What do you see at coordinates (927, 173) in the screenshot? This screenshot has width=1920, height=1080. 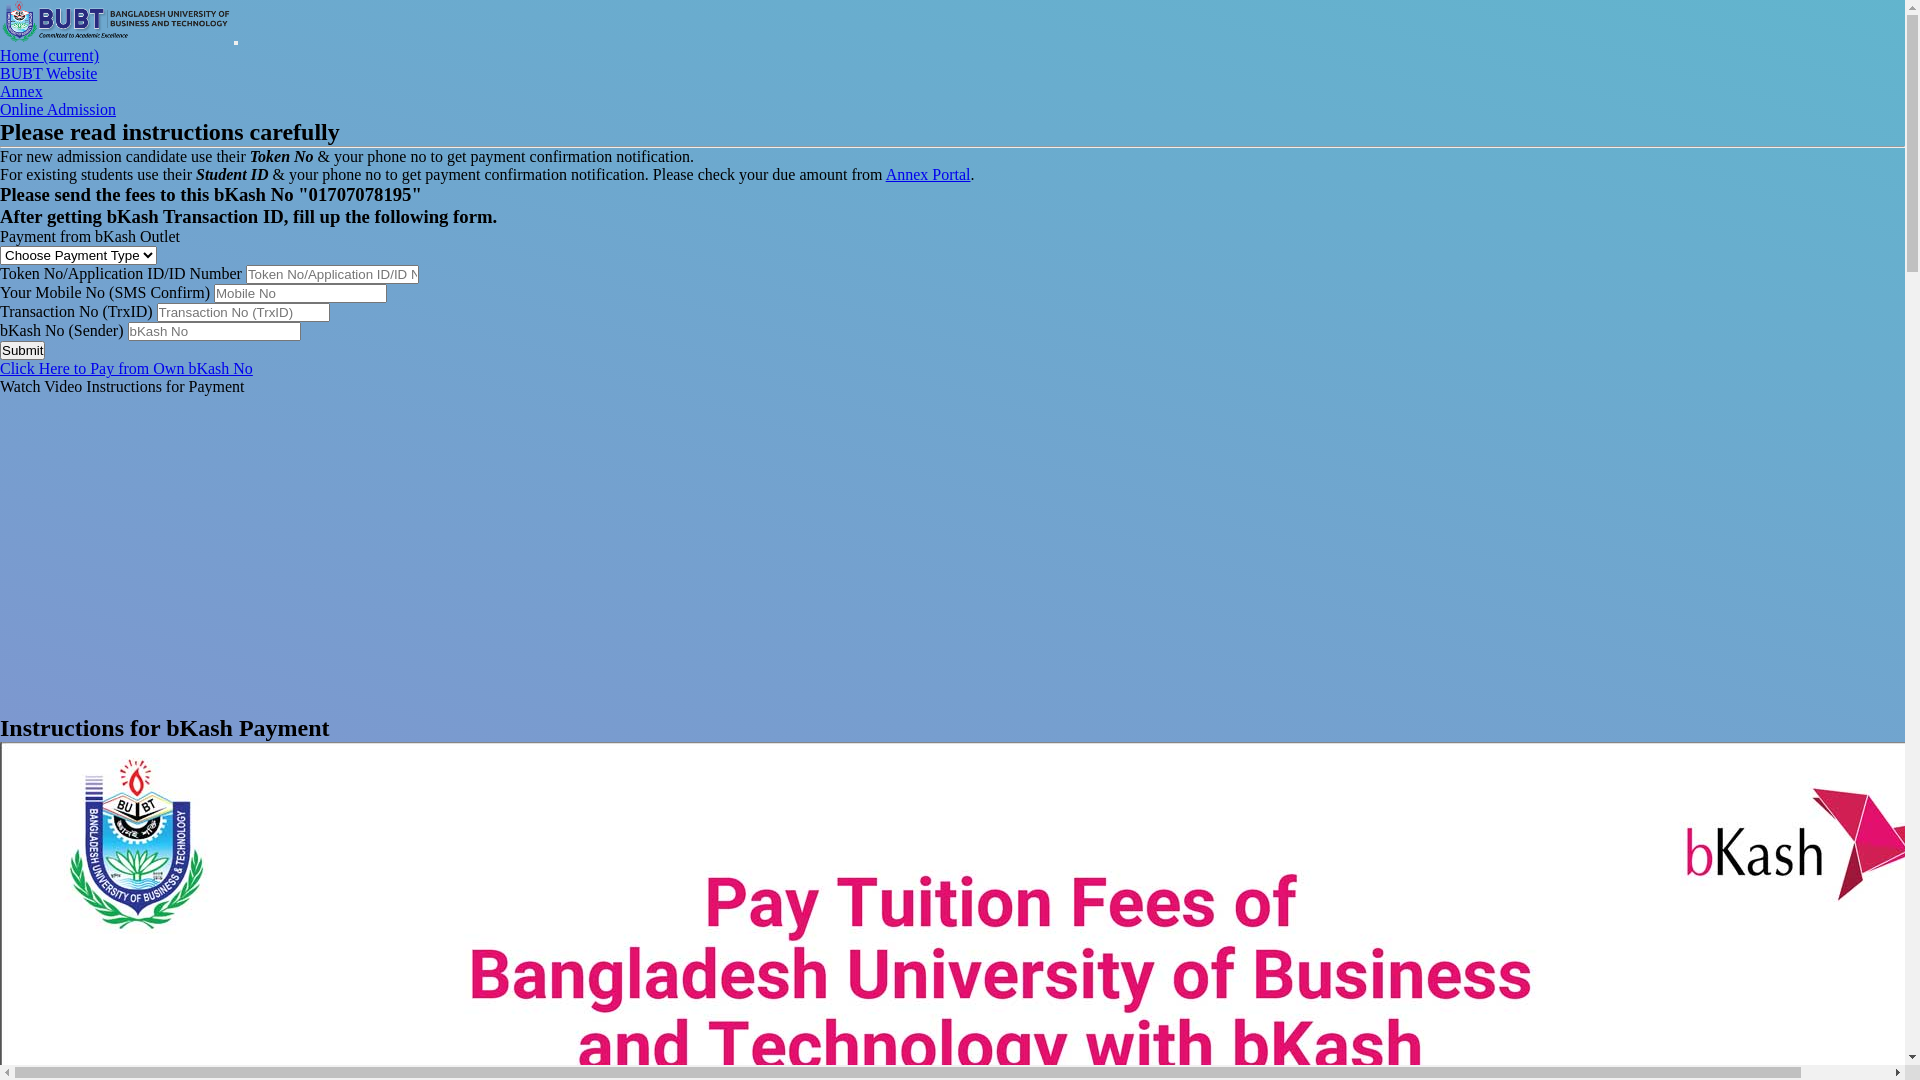 I see `'Annex Portal'` at bounding box center [927, 173].